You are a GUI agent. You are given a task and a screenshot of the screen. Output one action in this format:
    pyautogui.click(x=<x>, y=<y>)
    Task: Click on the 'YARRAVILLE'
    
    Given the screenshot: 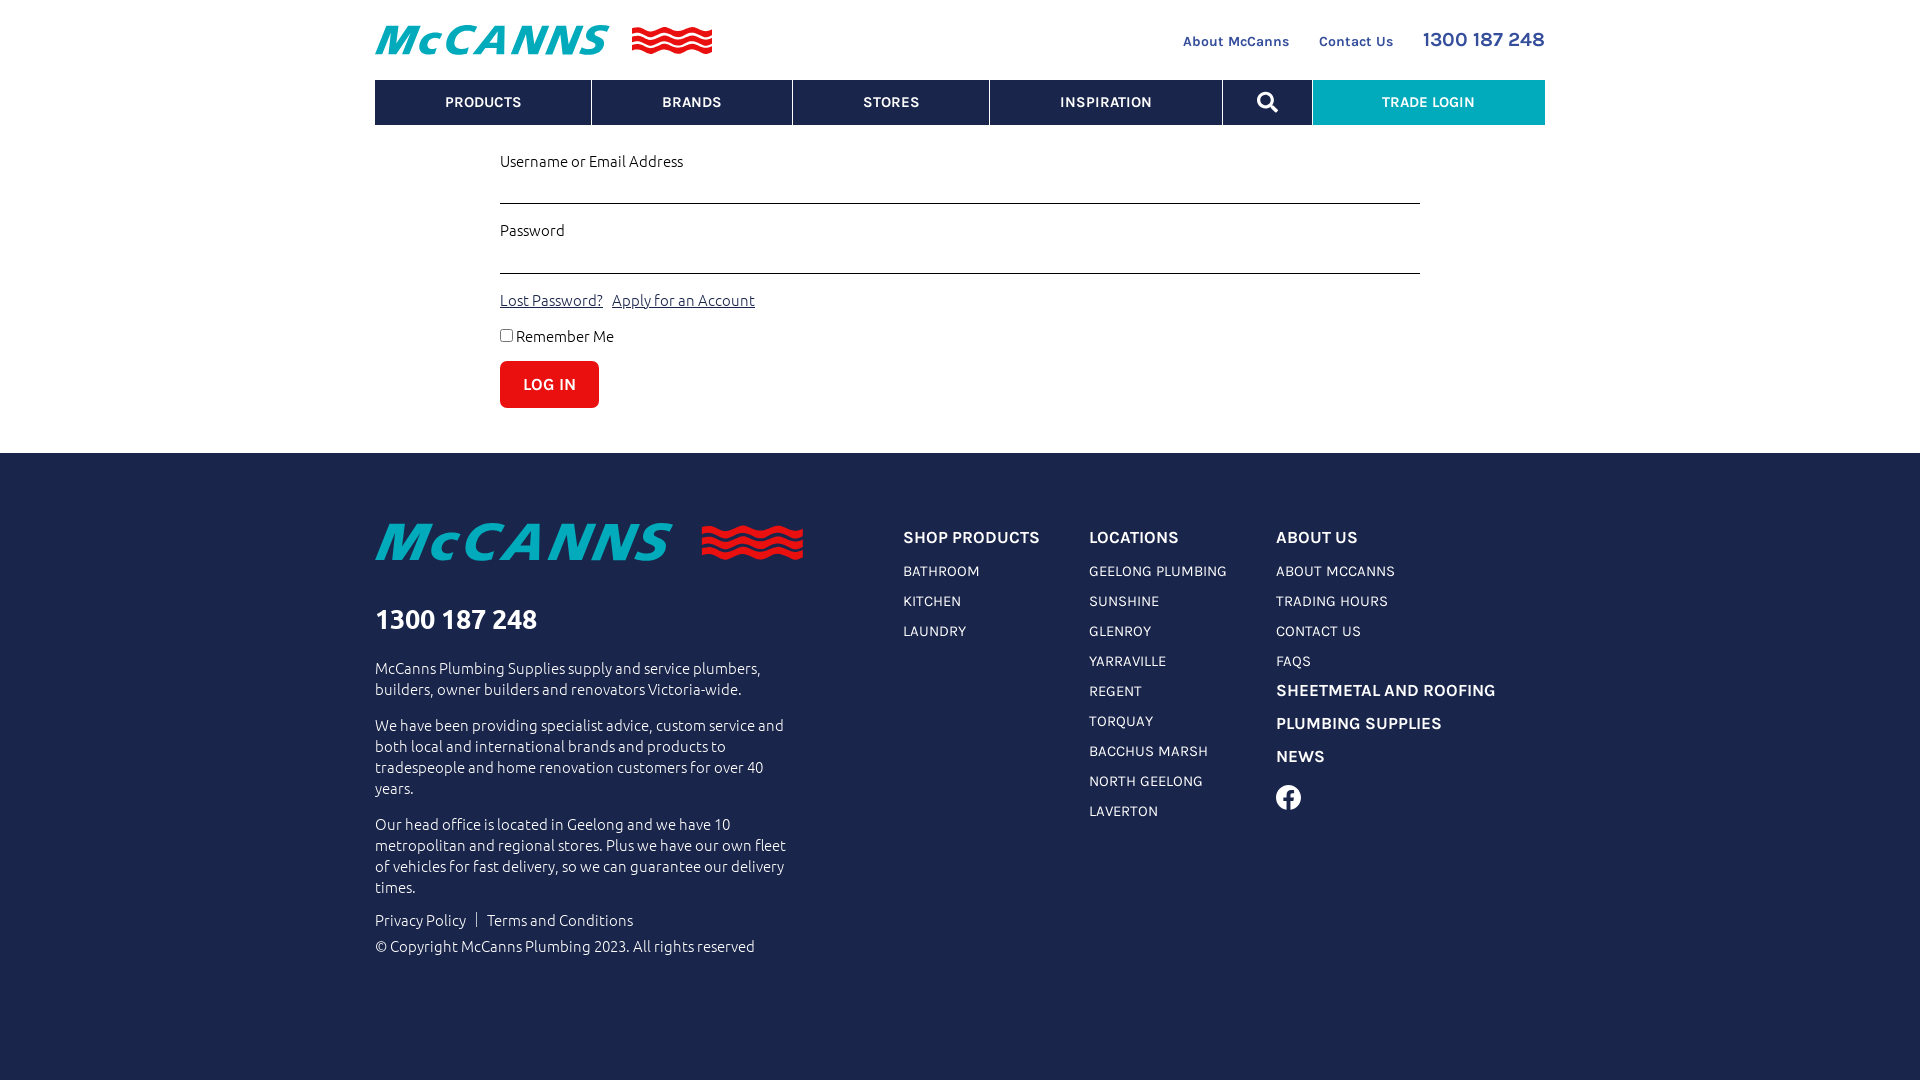 What is the action you would take?
    pyautogui.click(x=1127, y=660)
    